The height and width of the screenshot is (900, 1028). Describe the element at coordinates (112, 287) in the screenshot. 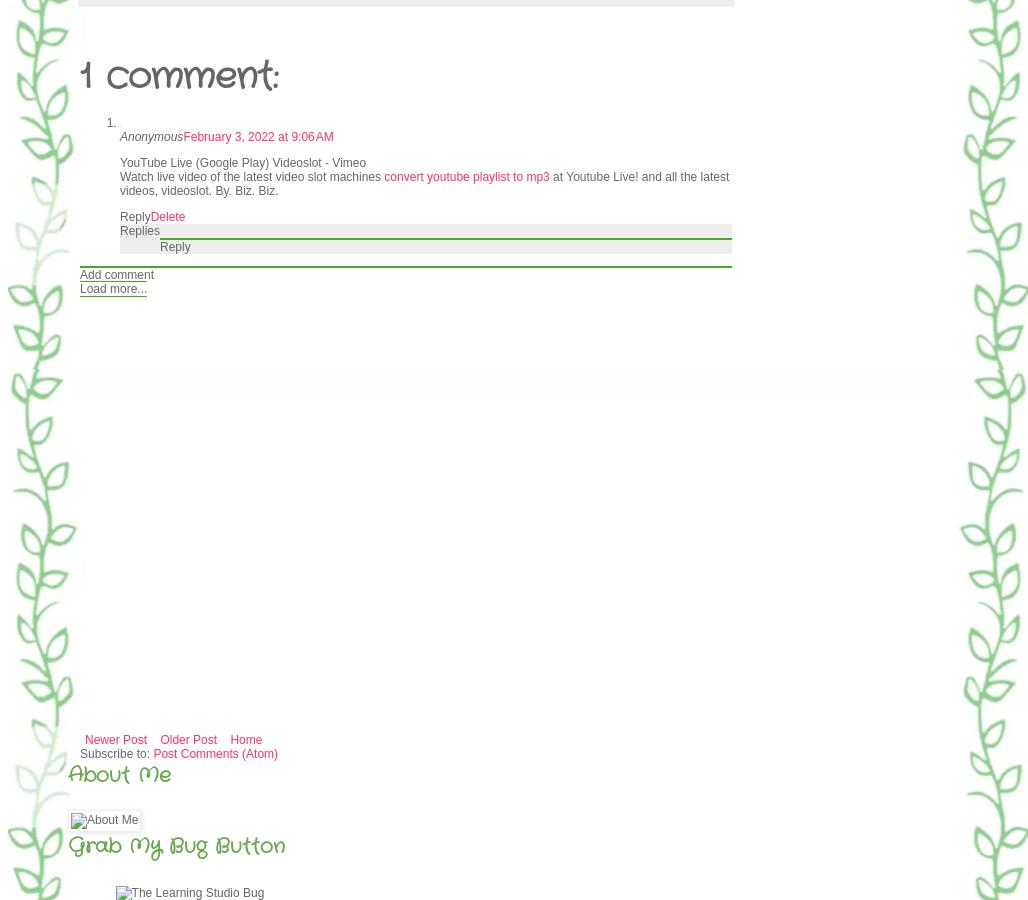

I see `'Load more...'` at that location.